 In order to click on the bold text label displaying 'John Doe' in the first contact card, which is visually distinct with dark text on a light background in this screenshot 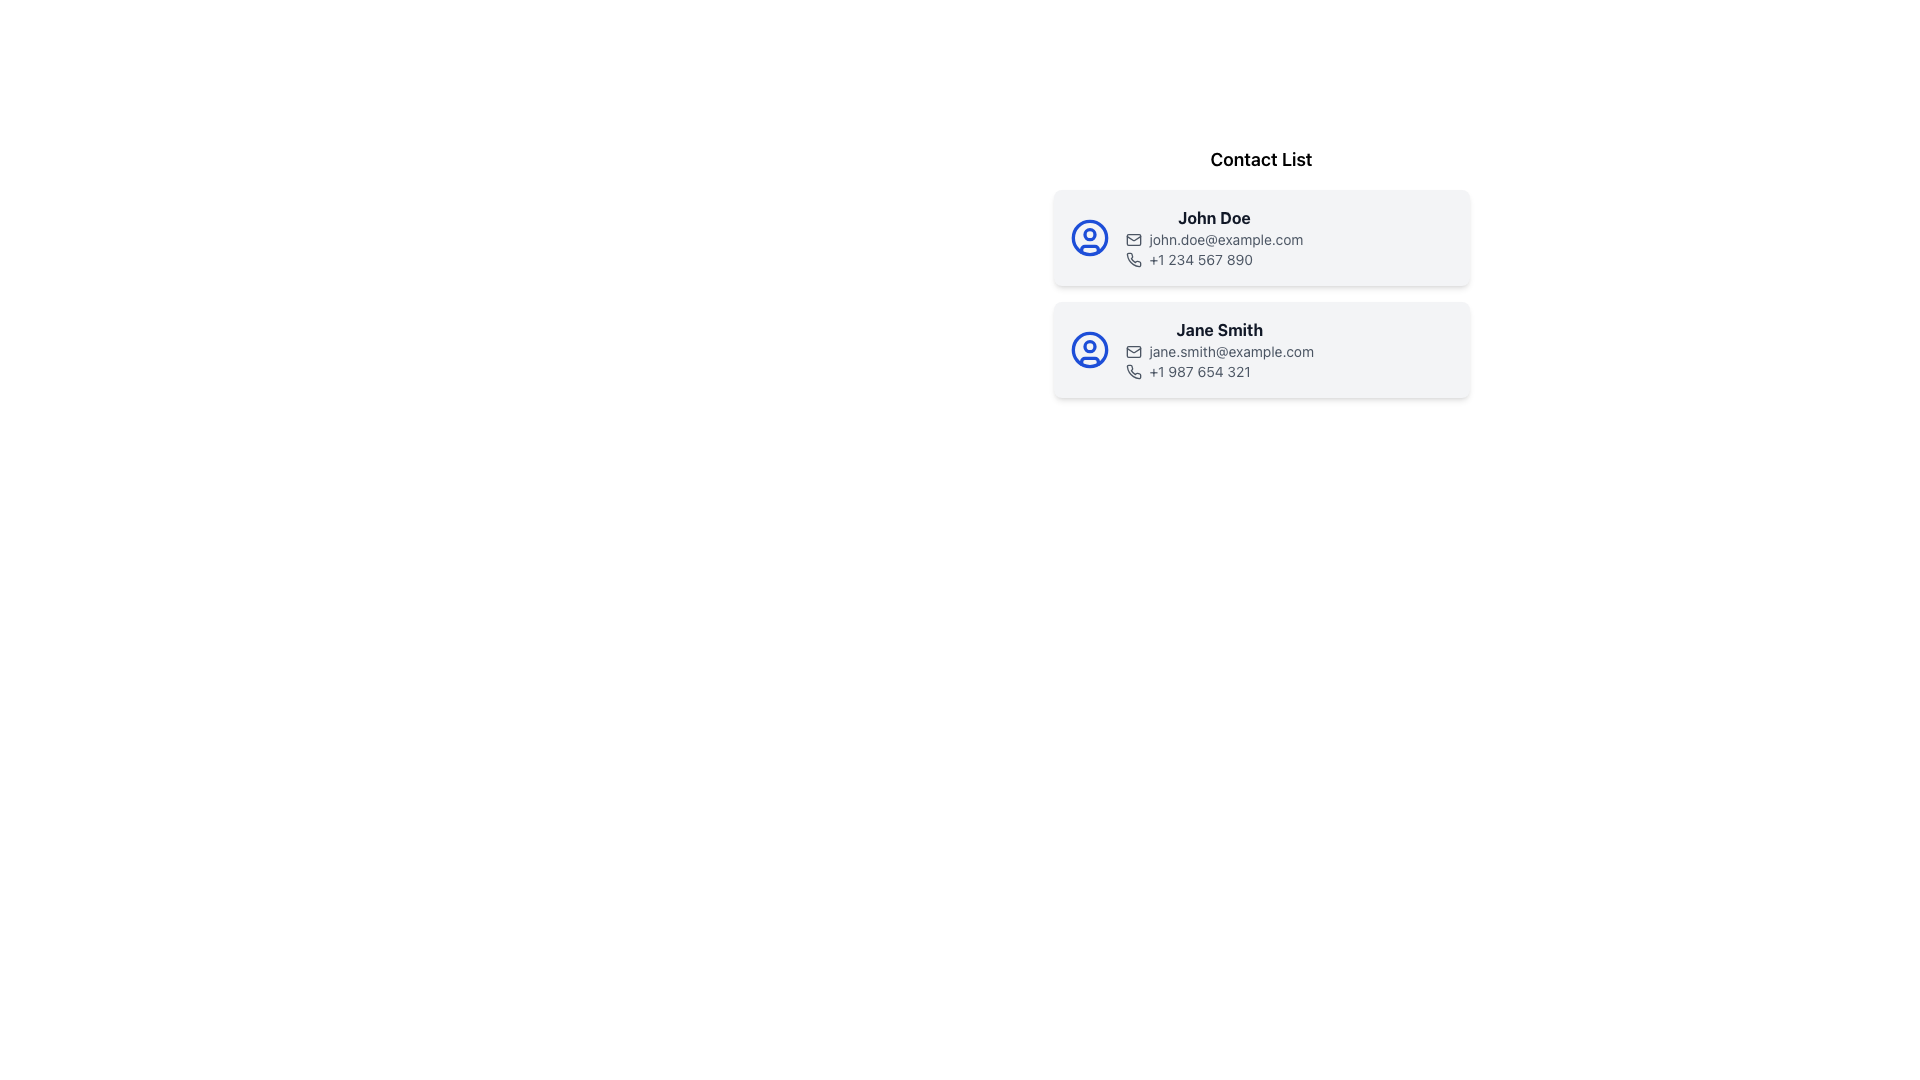, I will do `click(1213, 218)`.